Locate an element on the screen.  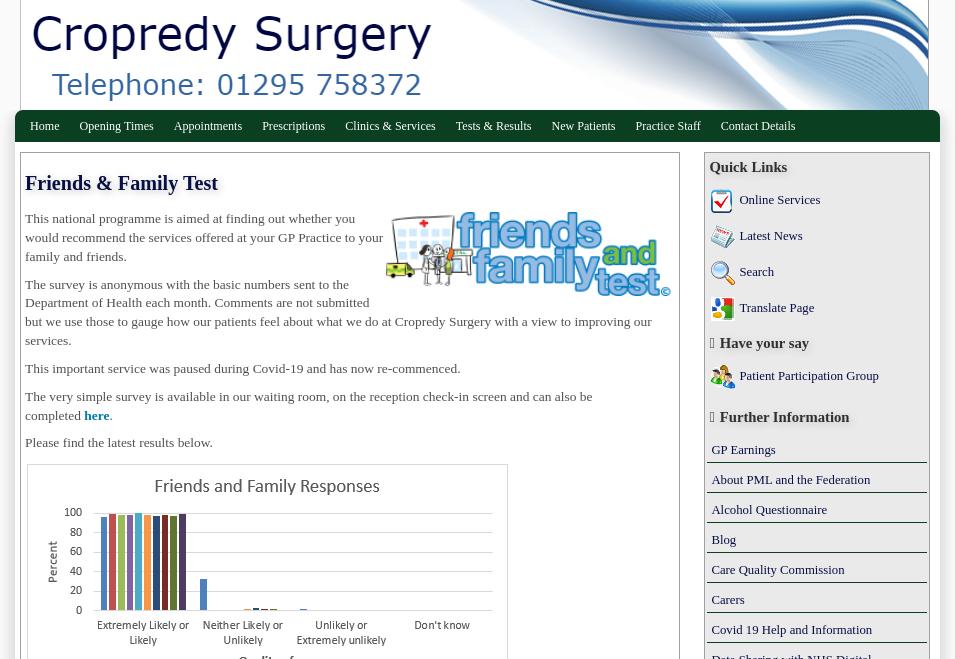
'Patient Participation Group' is located at coordinates (808, 376).